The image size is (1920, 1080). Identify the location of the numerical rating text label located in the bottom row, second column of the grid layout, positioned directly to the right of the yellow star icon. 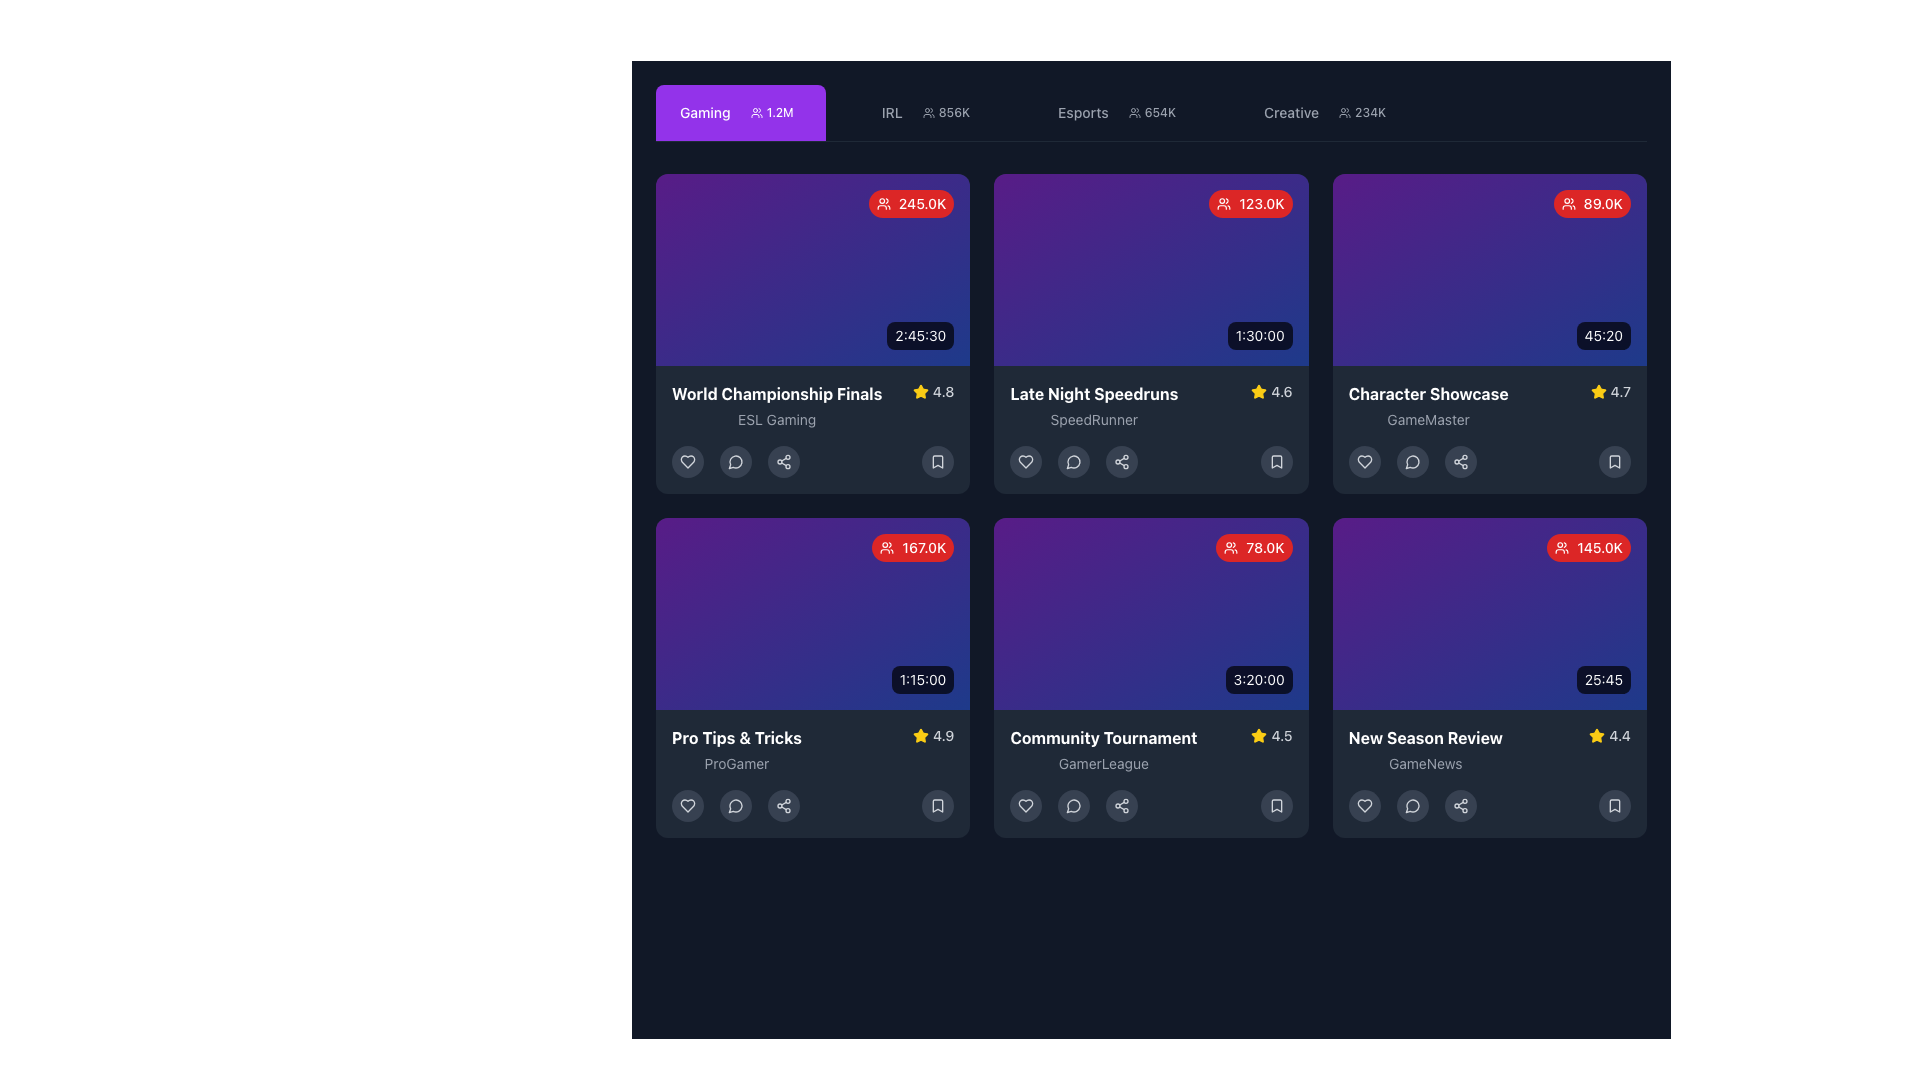
(1281, 736).